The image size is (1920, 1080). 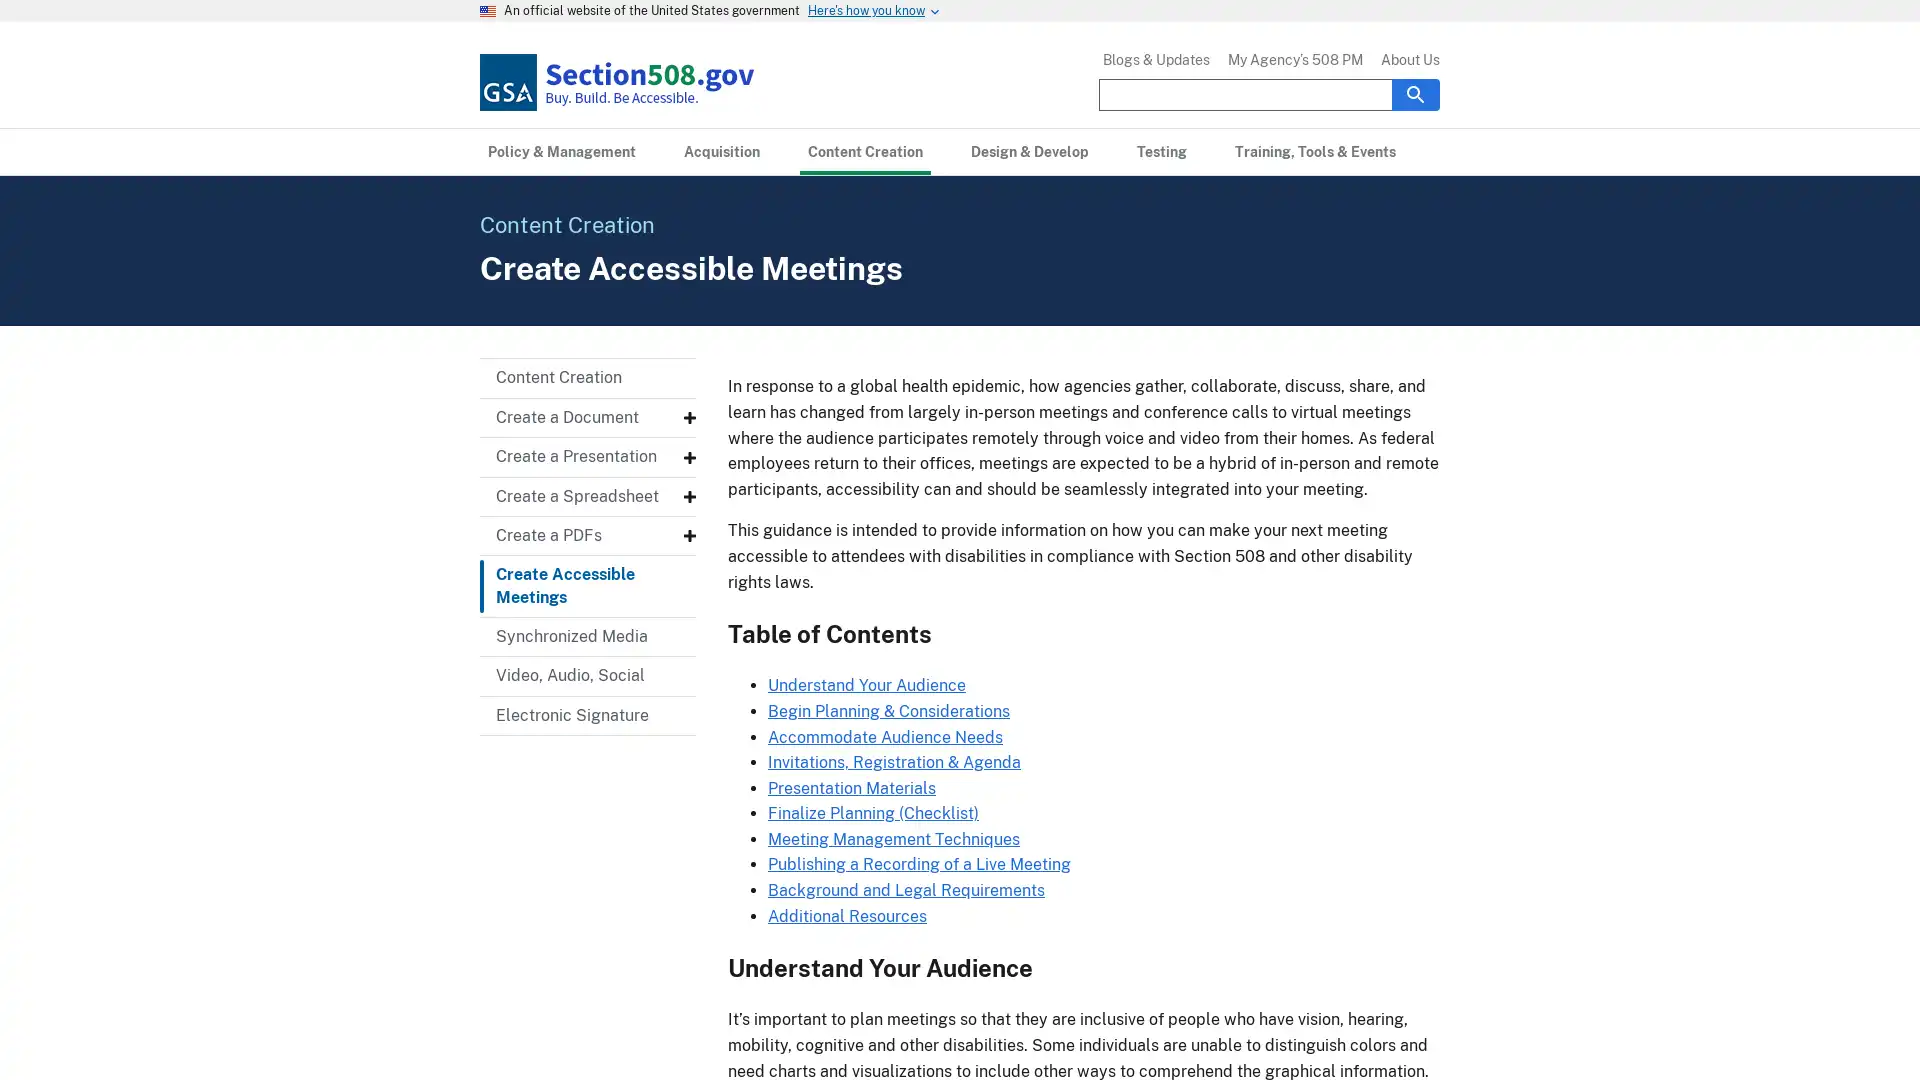 I want to click on Search, so click(x=1415, y=93).